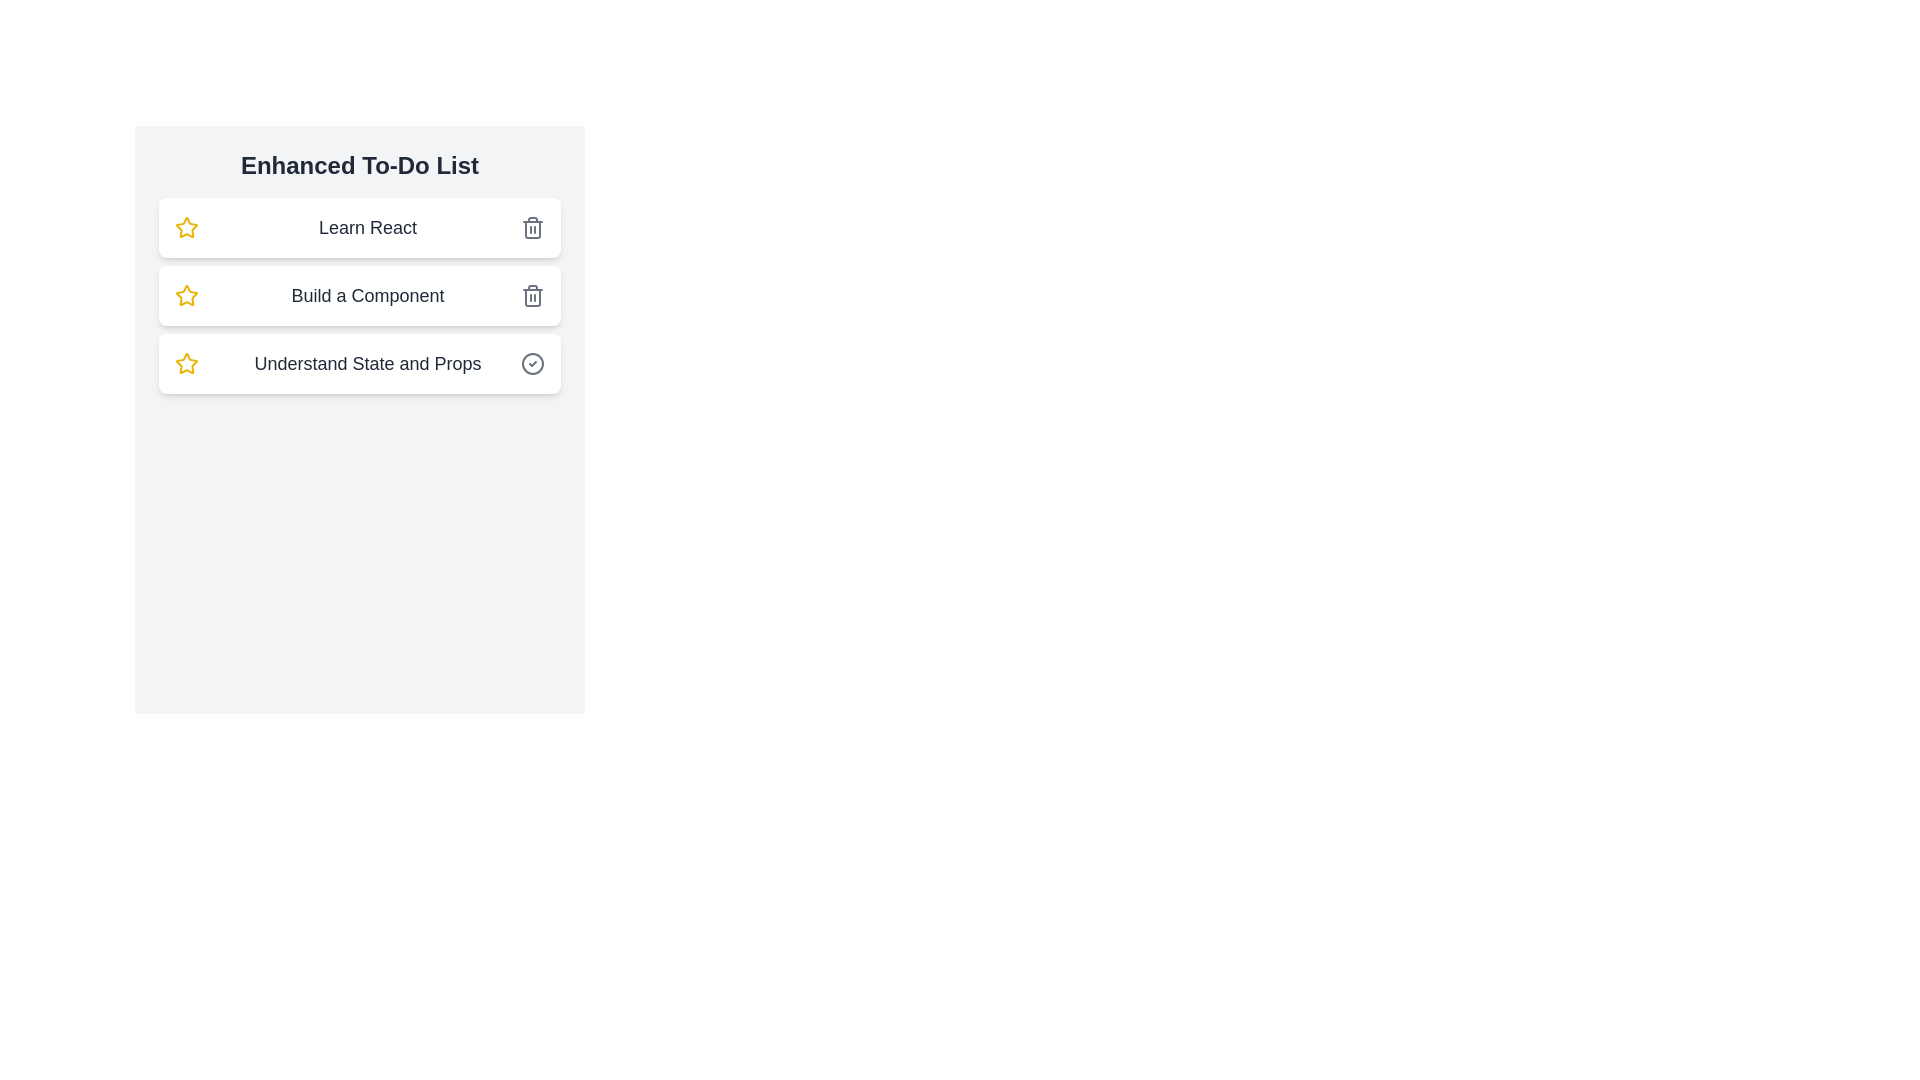  Describe the element at coordinates (532, 226) in the screenshot. I see `the delete button for the item 'Learn React' to change its color` at that location.